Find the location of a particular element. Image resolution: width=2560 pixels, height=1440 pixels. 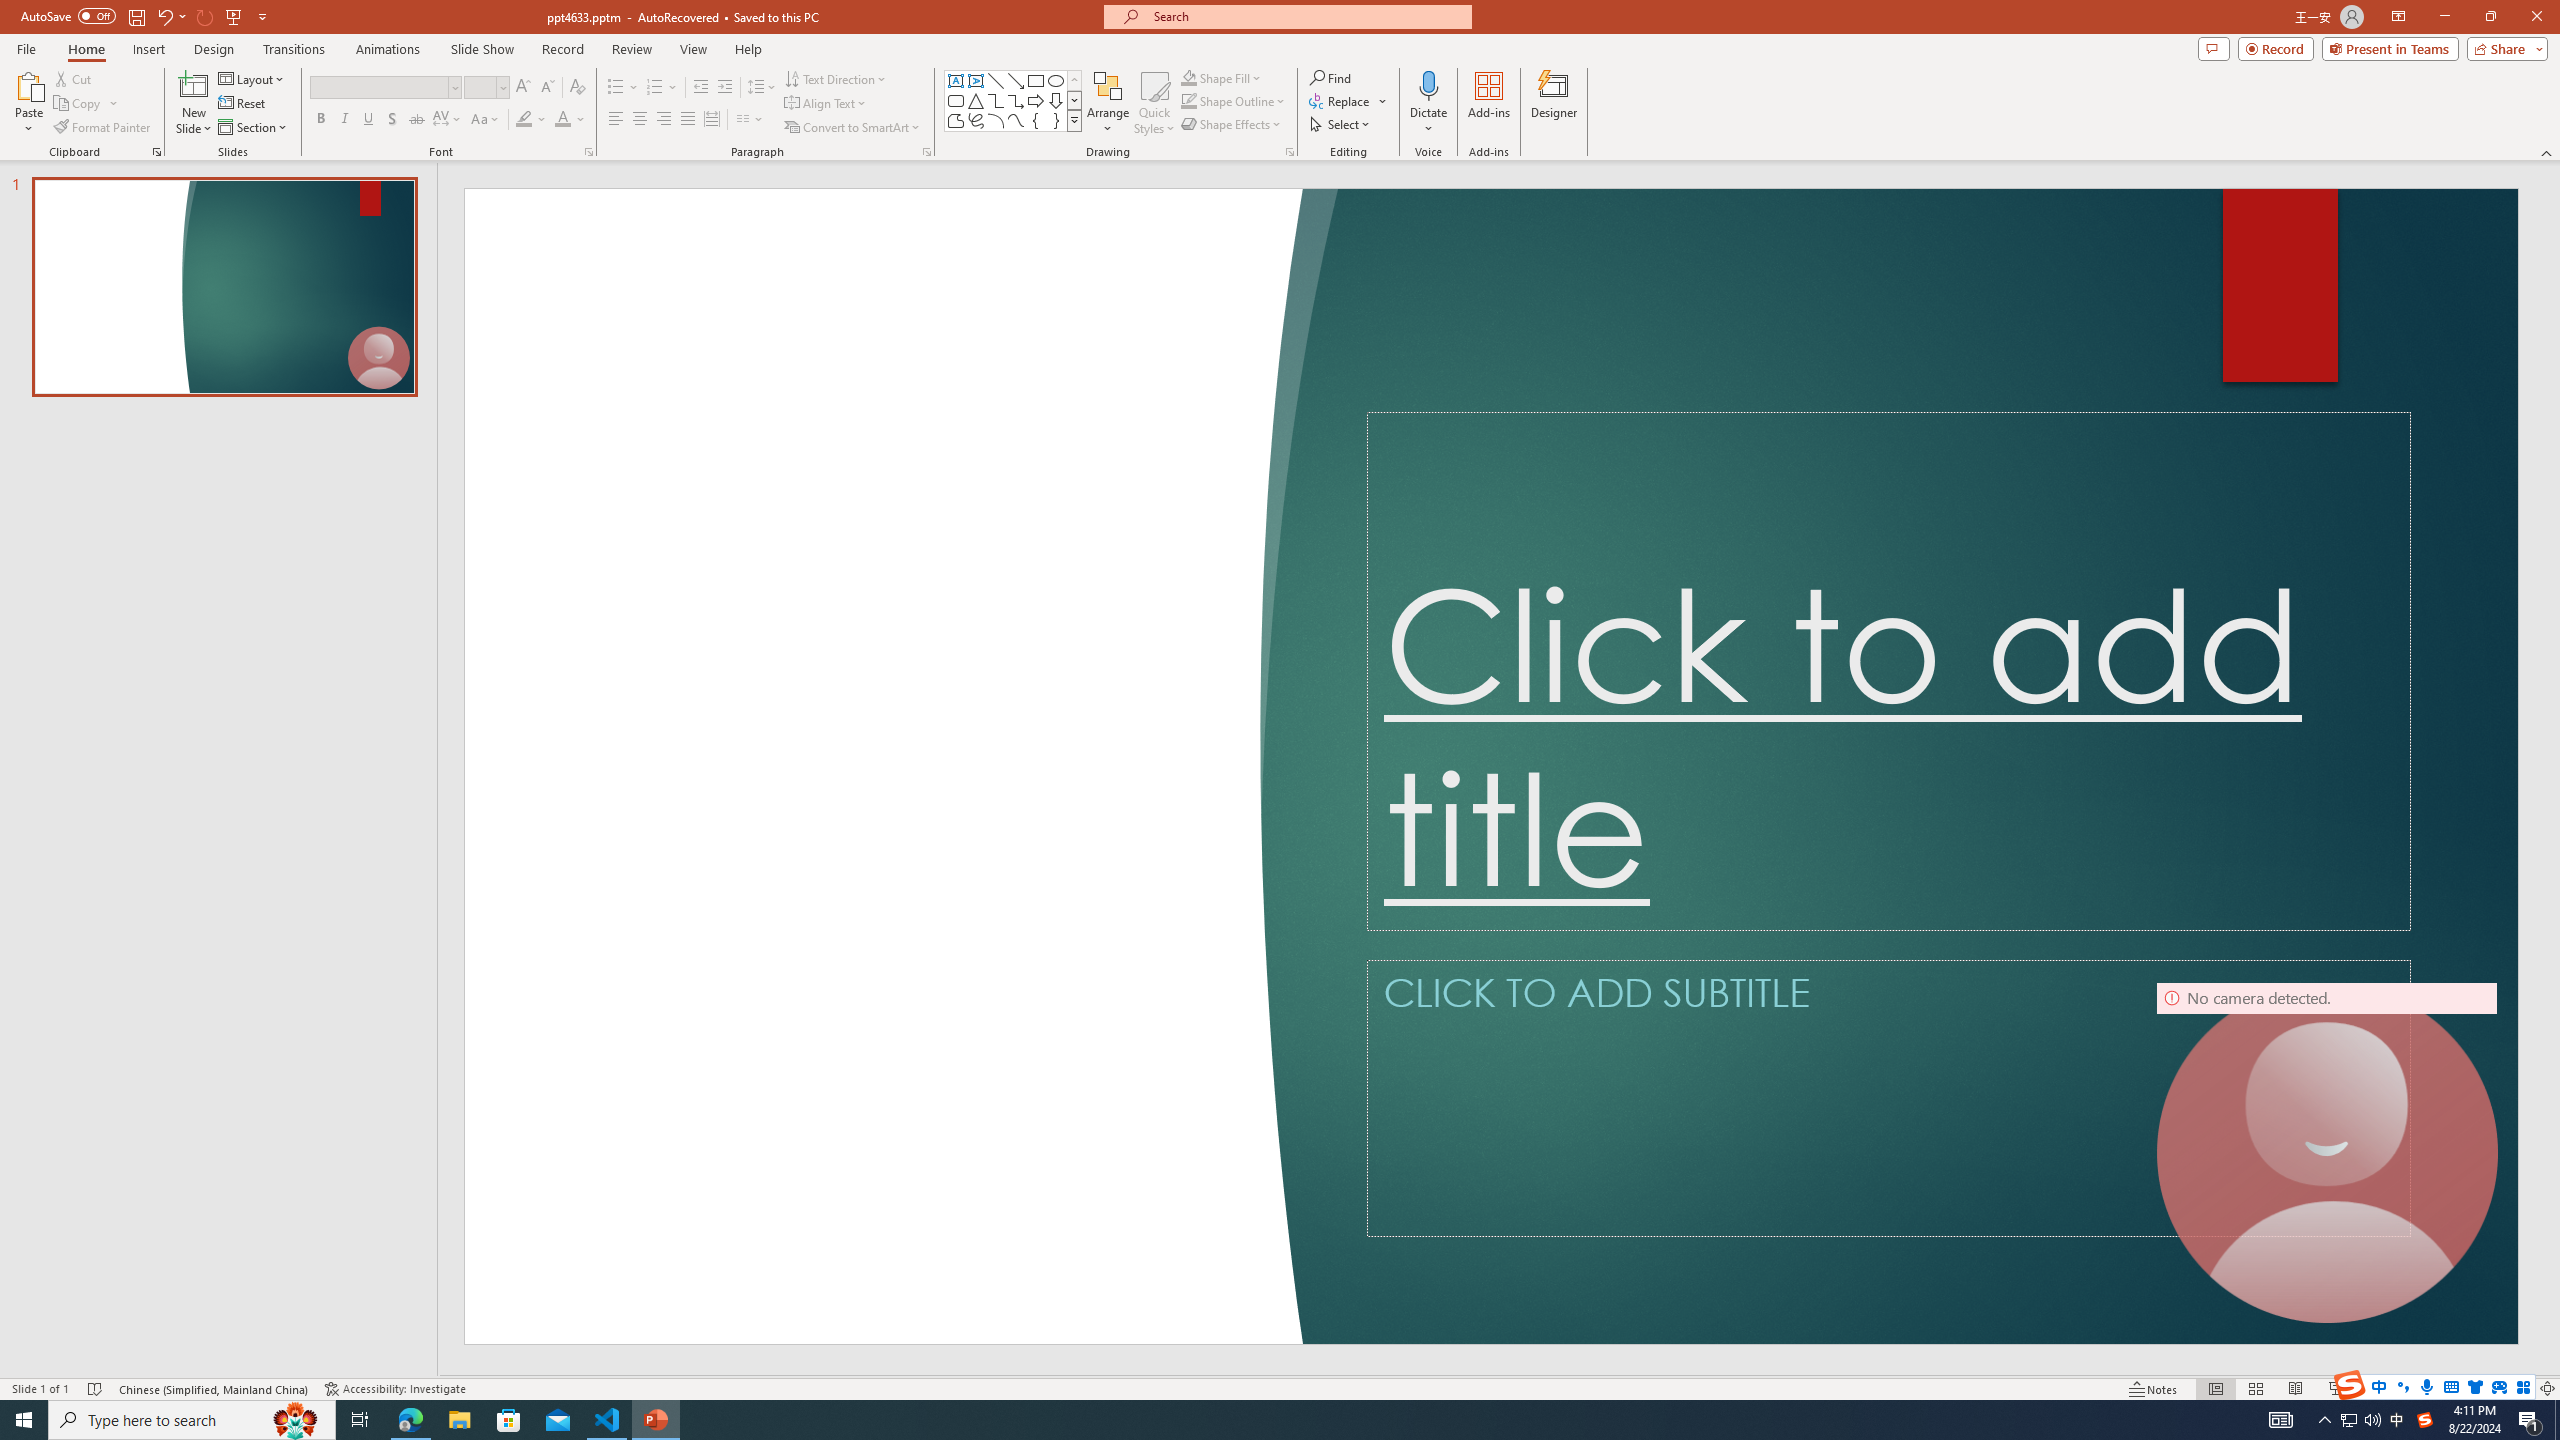

'Text Box' is located at coordinates (955, 80).